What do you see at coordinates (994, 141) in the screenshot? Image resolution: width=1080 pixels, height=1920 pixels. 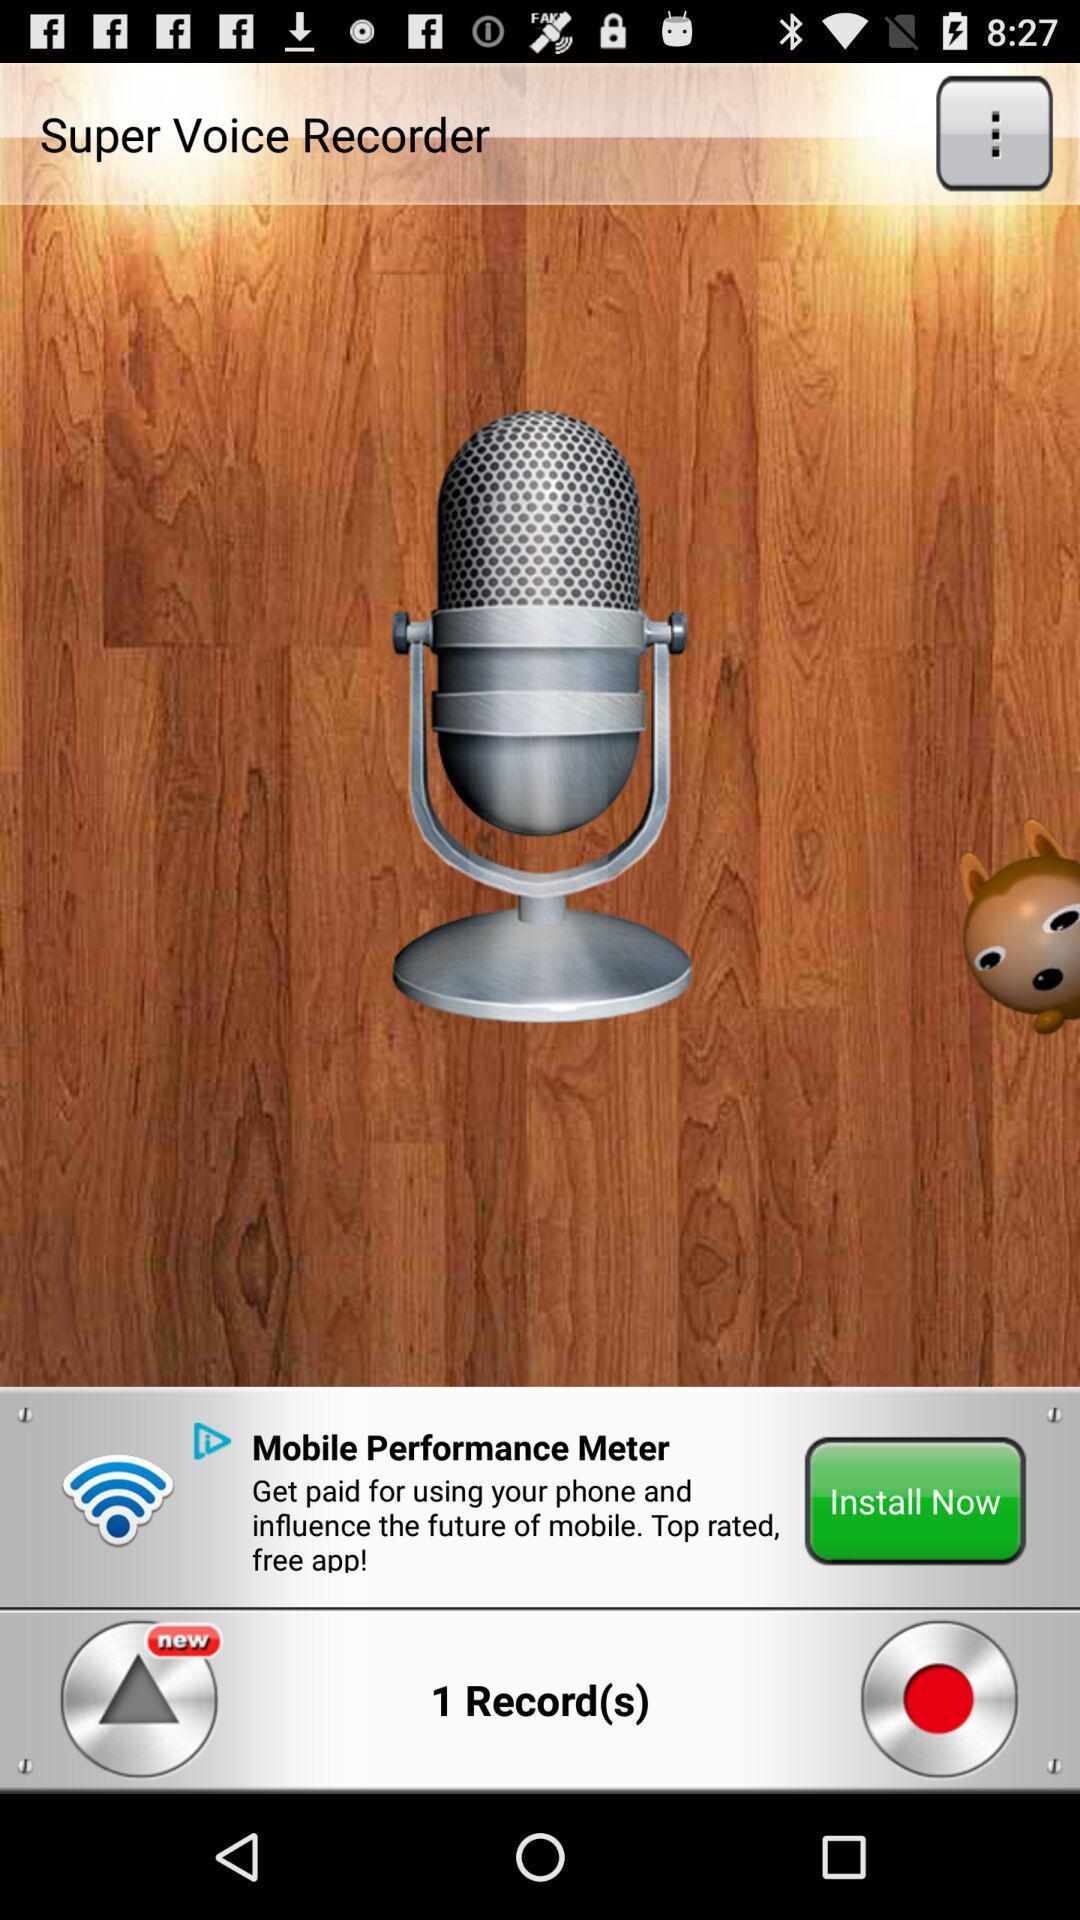 I see `the more icon` at bounding box center [994, 141].